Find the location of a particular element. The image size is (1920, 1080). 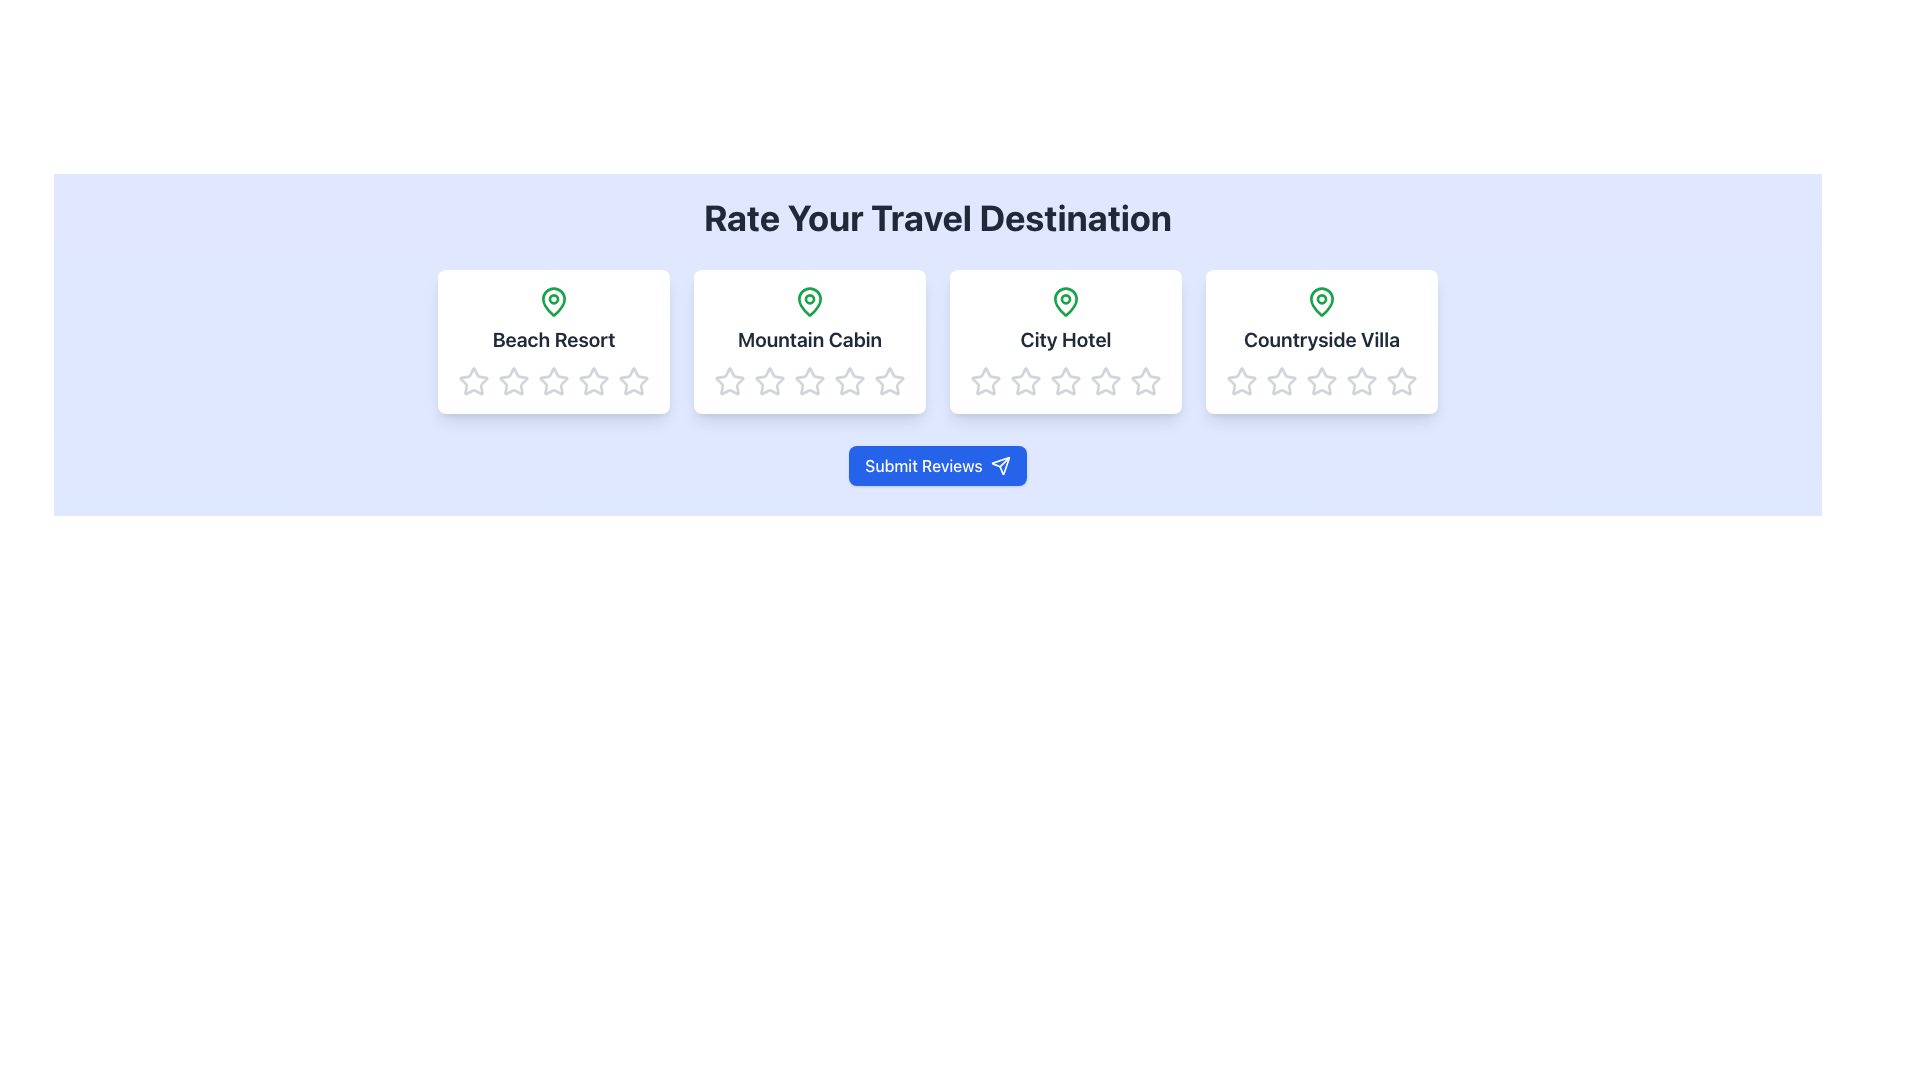

the first star in the rating system of the 'City Hotel' card is located at coordinates (985, 381).